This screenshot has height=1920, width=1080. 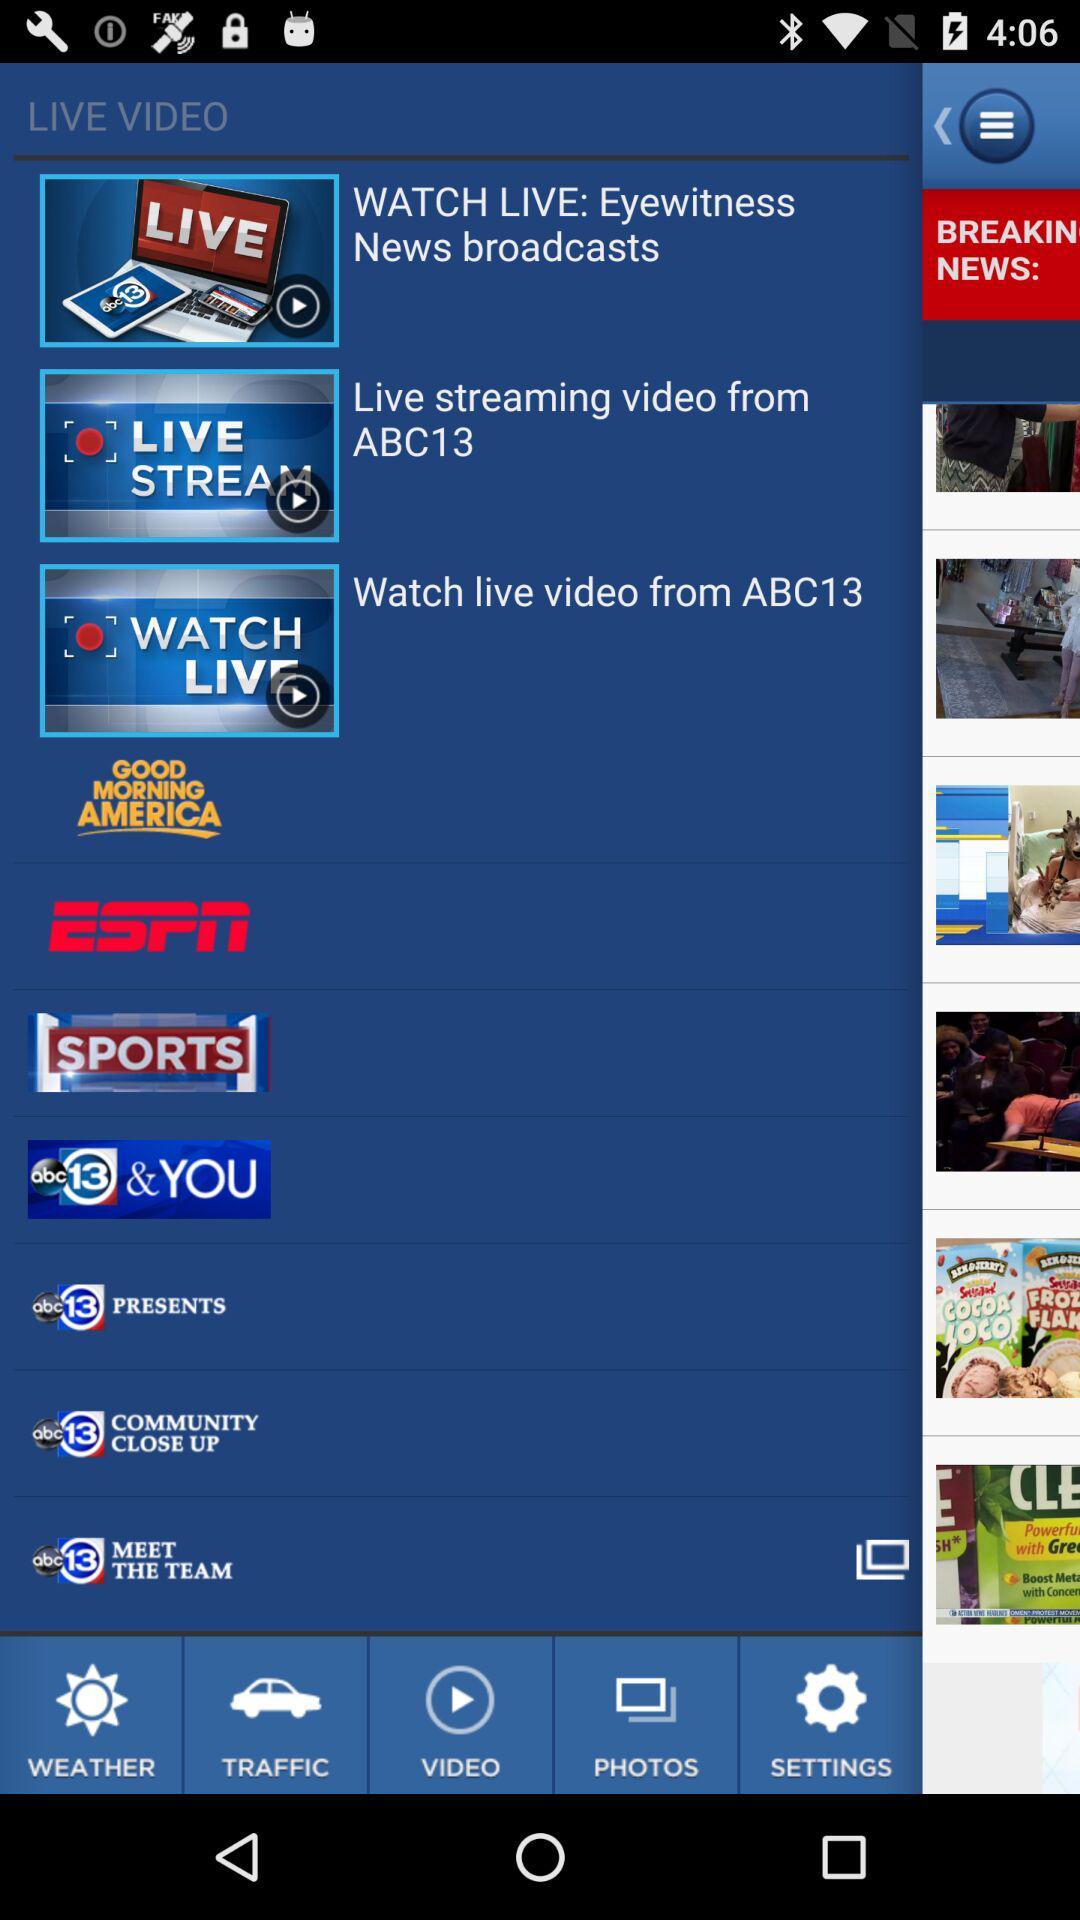 I want to click on open settings, so click(x=831, y=1714).